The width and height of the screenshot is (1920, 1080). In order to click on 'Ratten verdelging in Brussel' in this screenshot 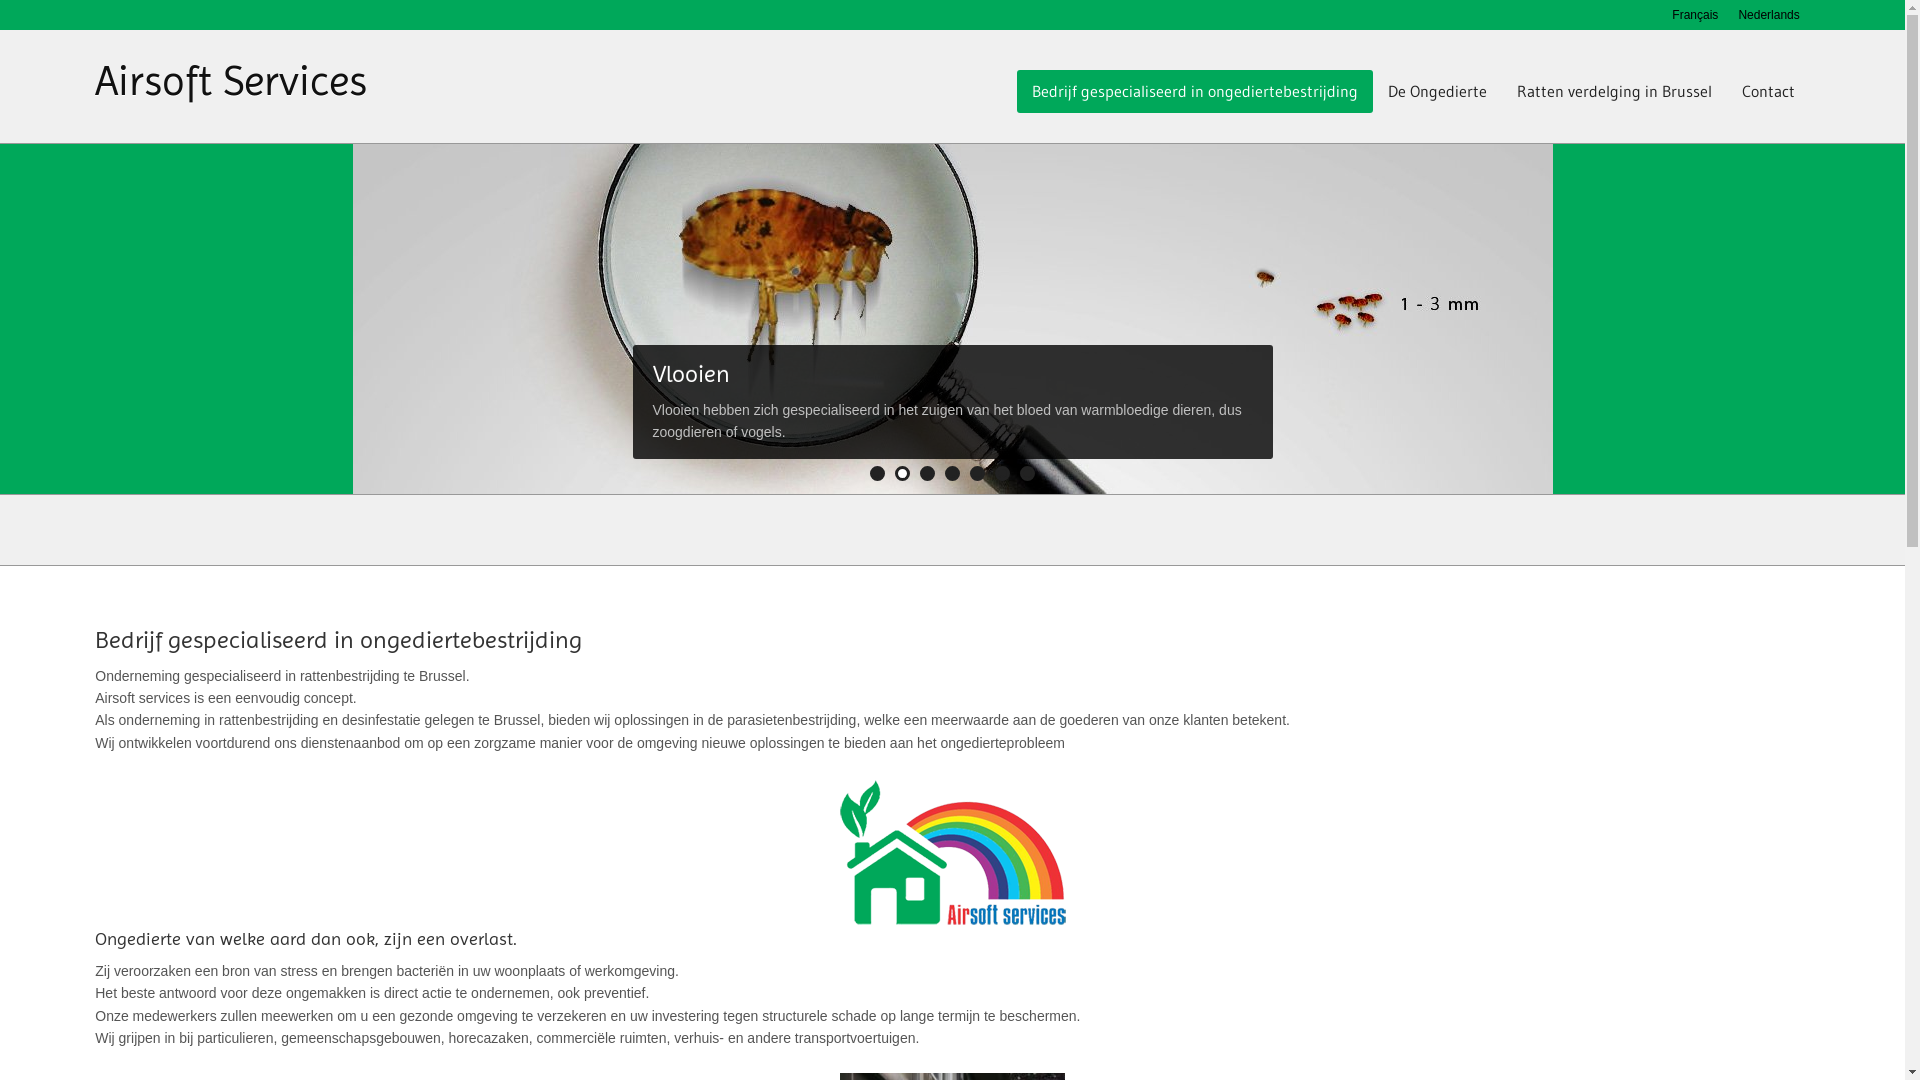, I will do `click(1502, 91)`.